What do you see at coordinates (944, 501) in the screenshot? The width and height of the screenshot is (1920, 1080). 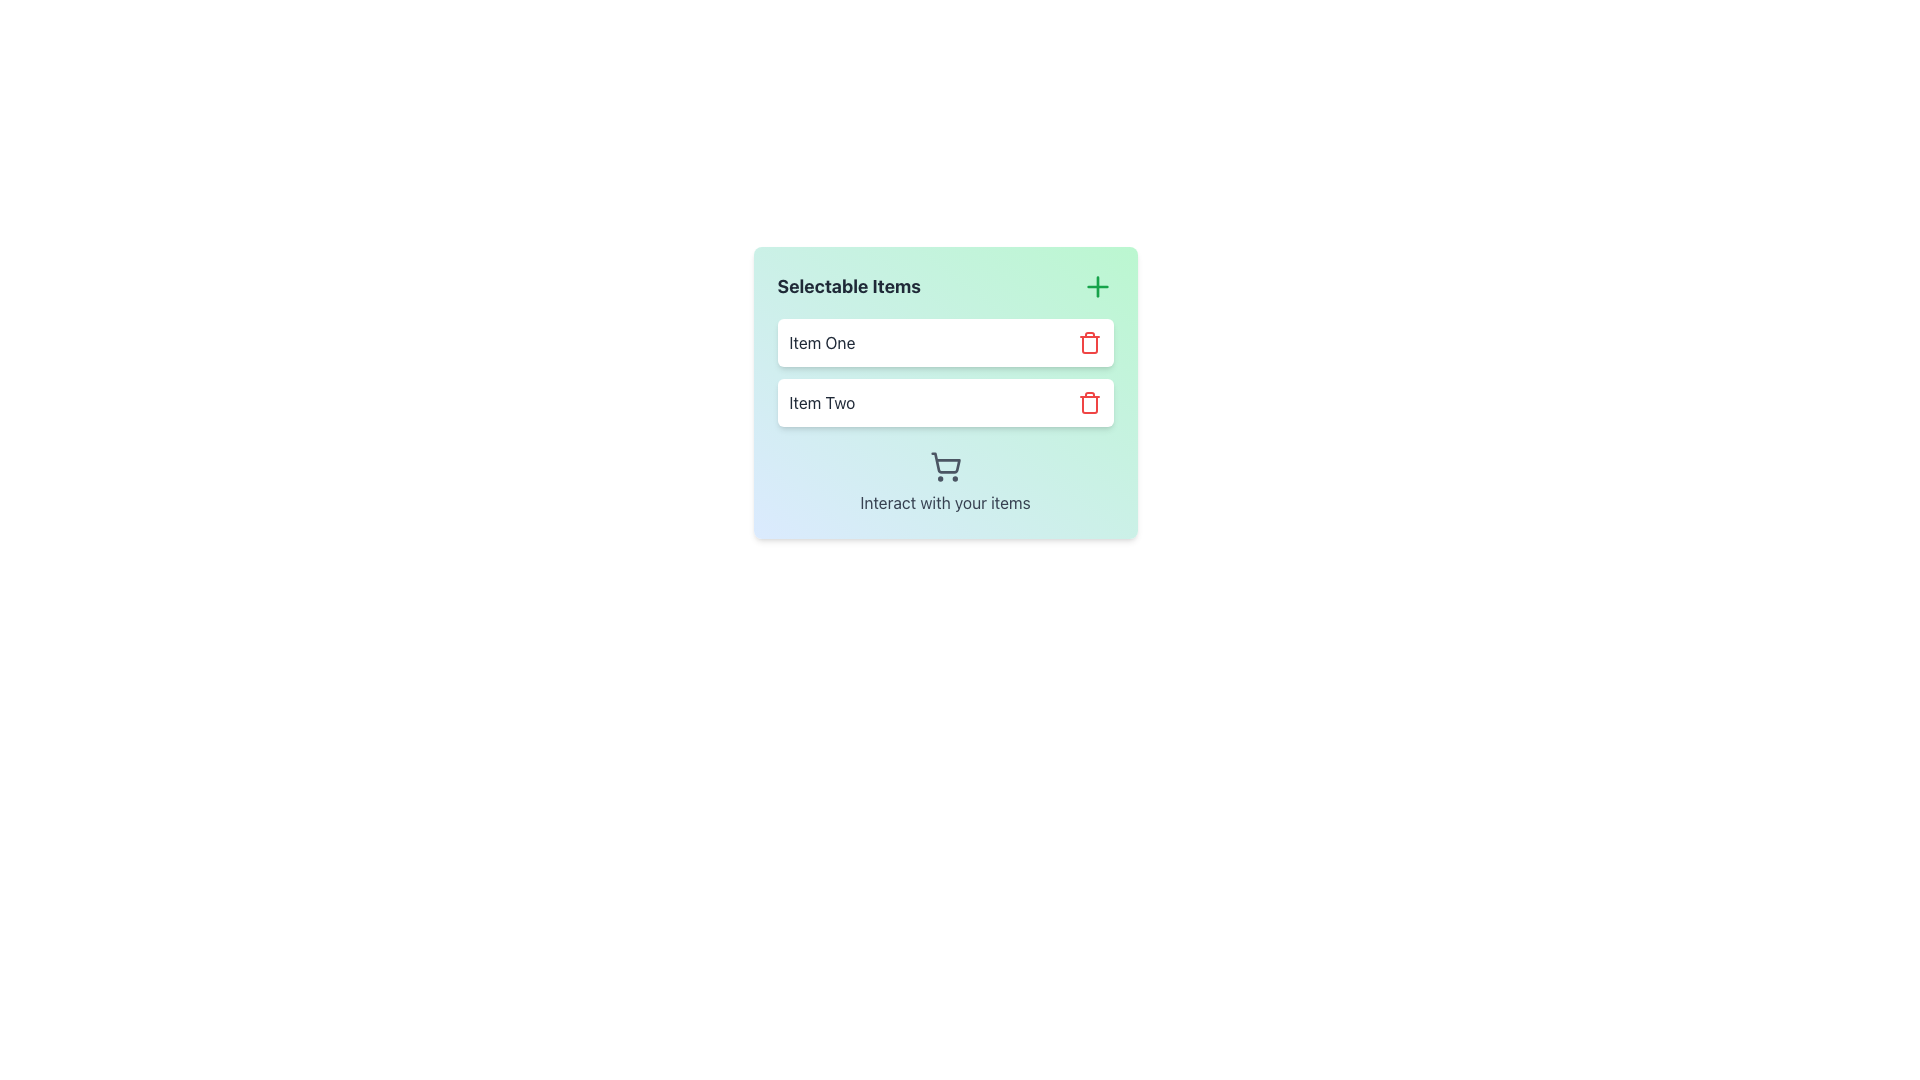 I see `text label that says 'Interact with your items', which is styled in gray and located below the shopping cart icon in the panel` at bounding box center [944, 501].